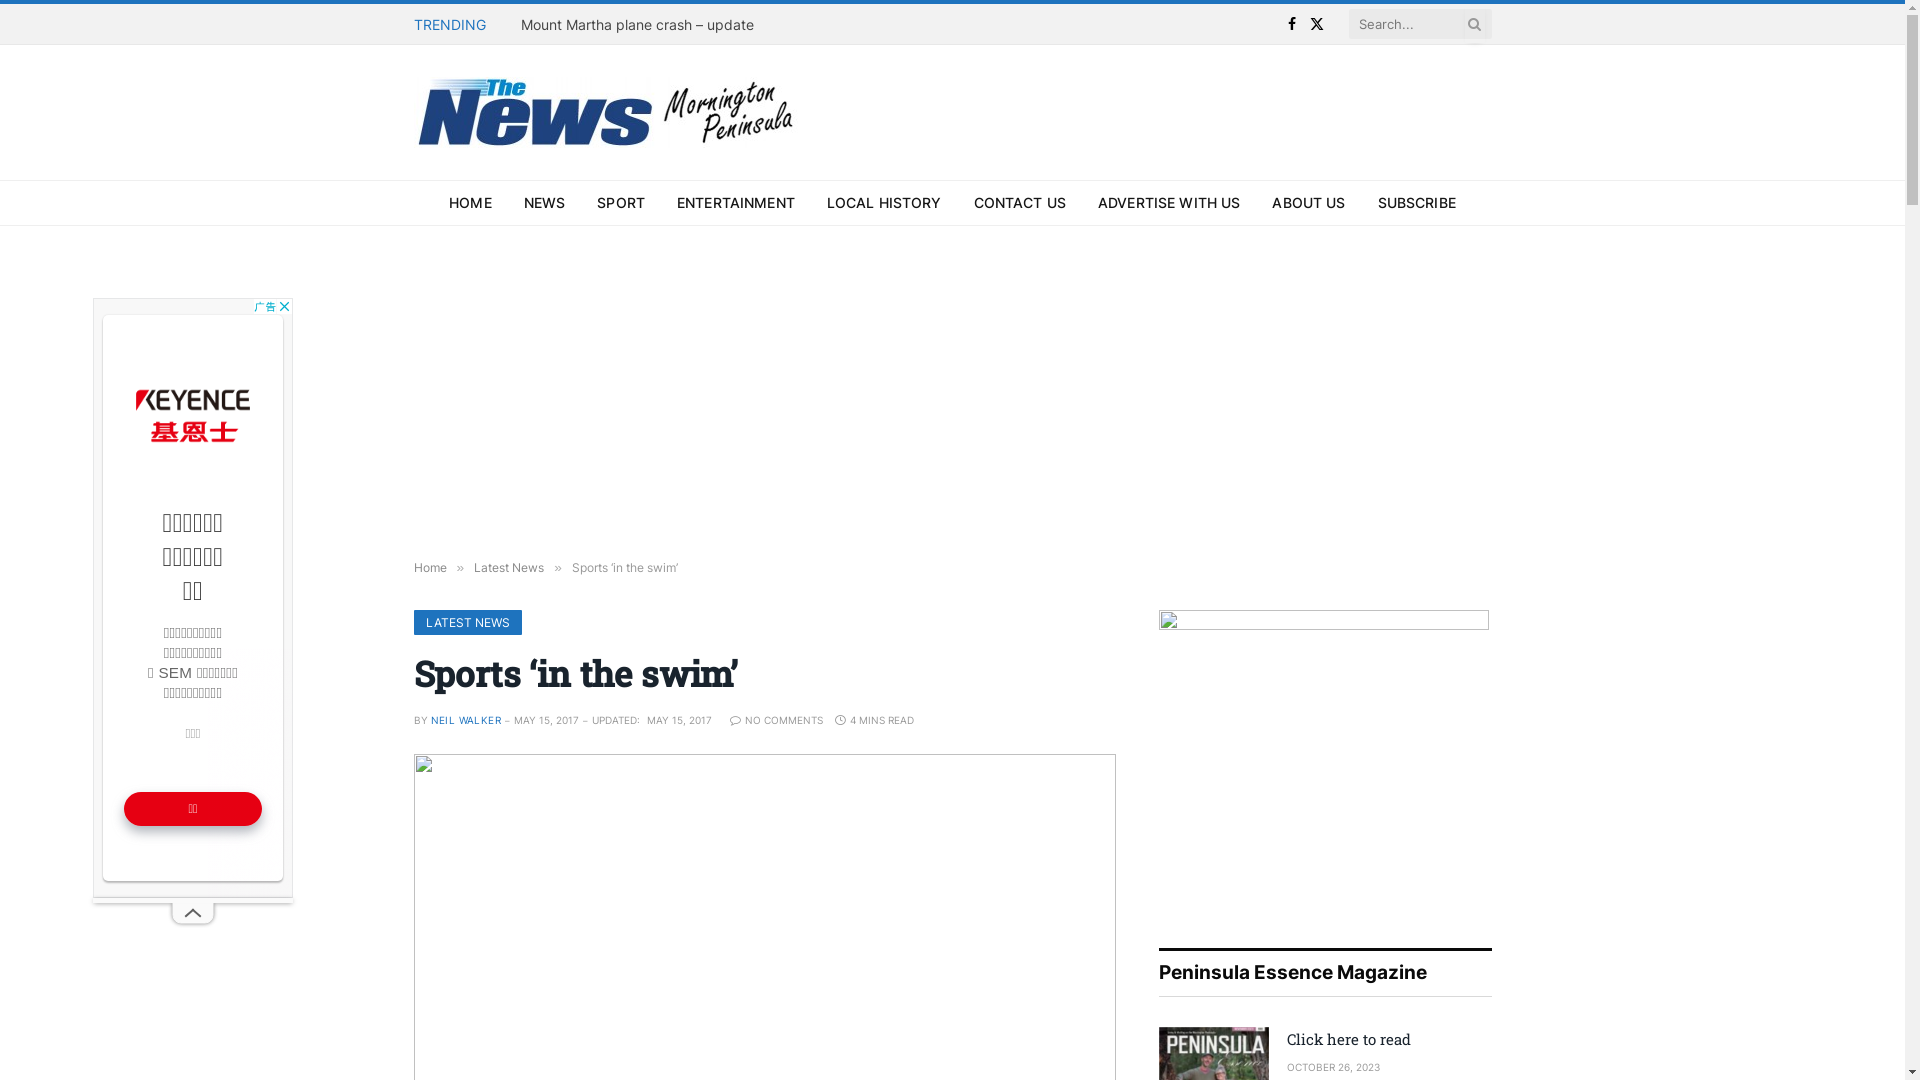  Describe the element at coordinates (464, 720) in the screenshot. I see `'NEIL WALKER'` at that location.